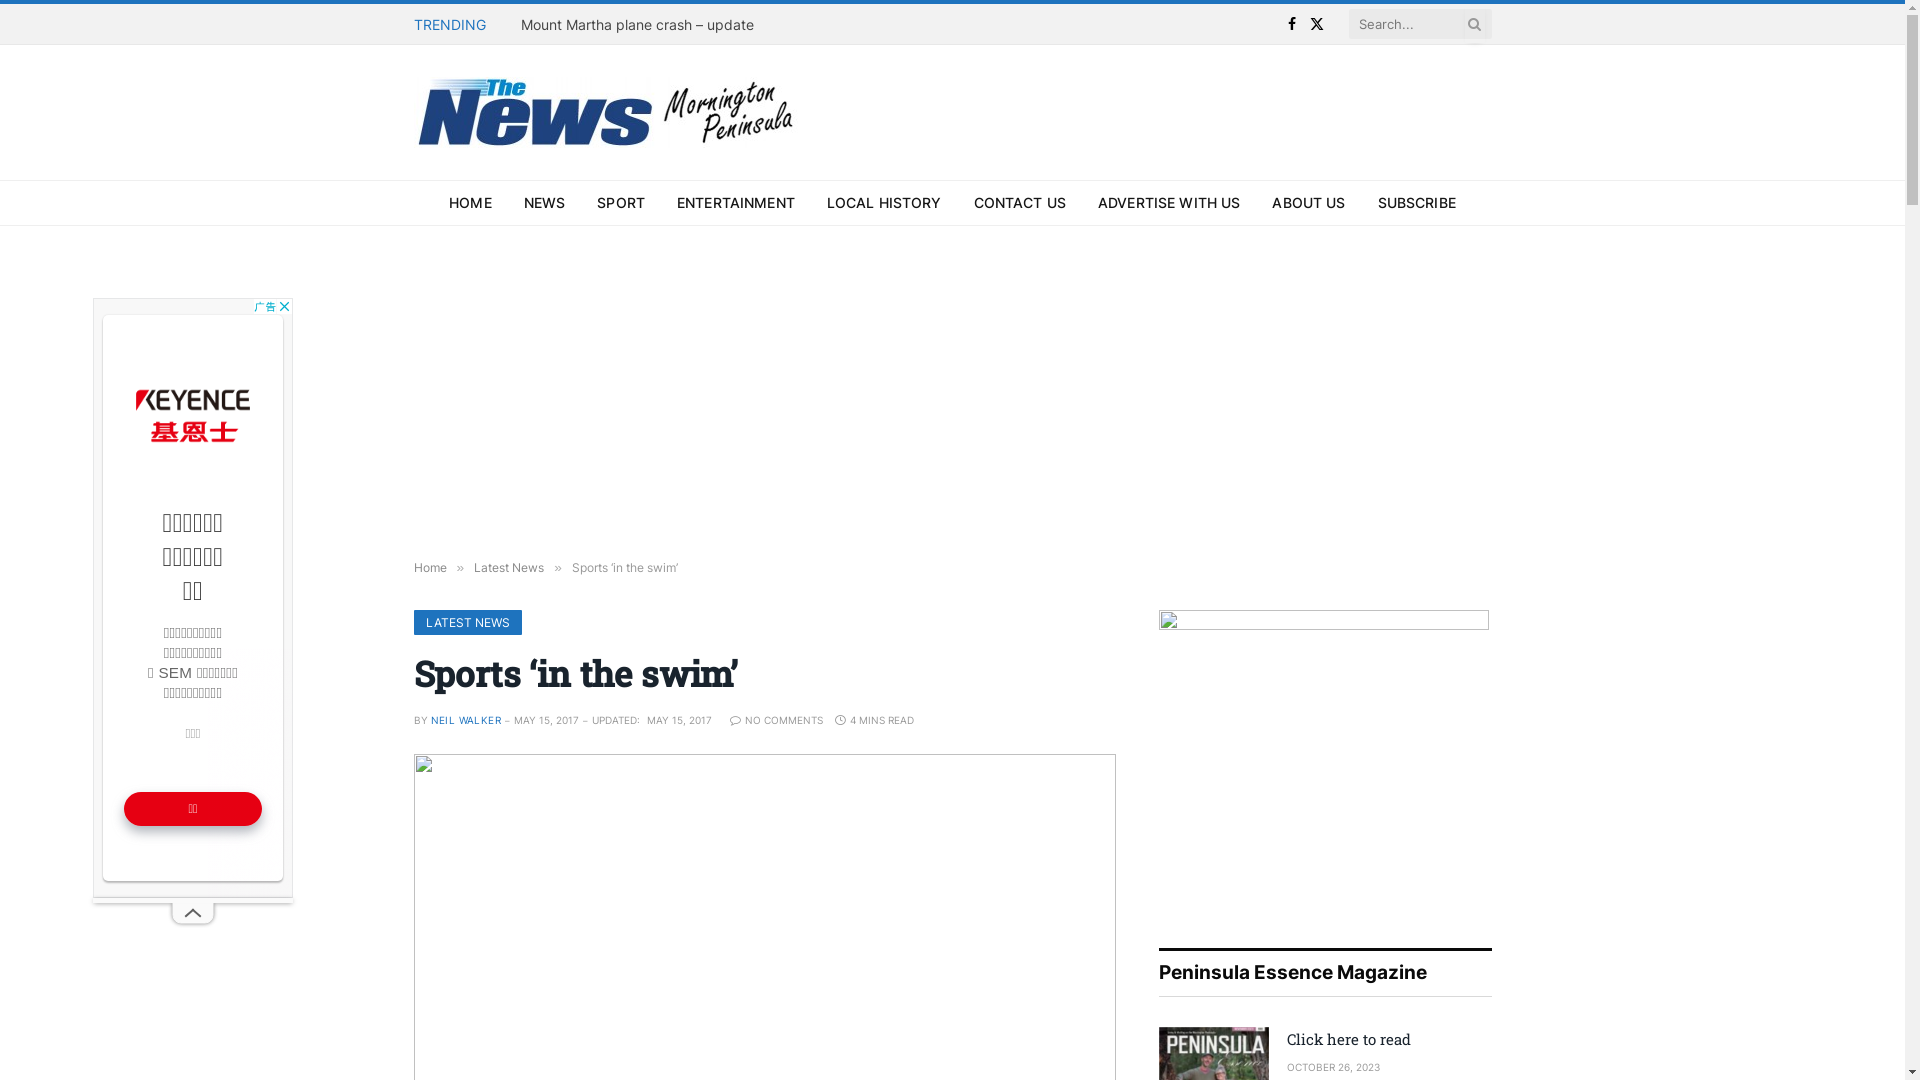  Describe the element at coordinates (464, 720) in the screenshot. I see `'NEIL WALKER'` at that location.